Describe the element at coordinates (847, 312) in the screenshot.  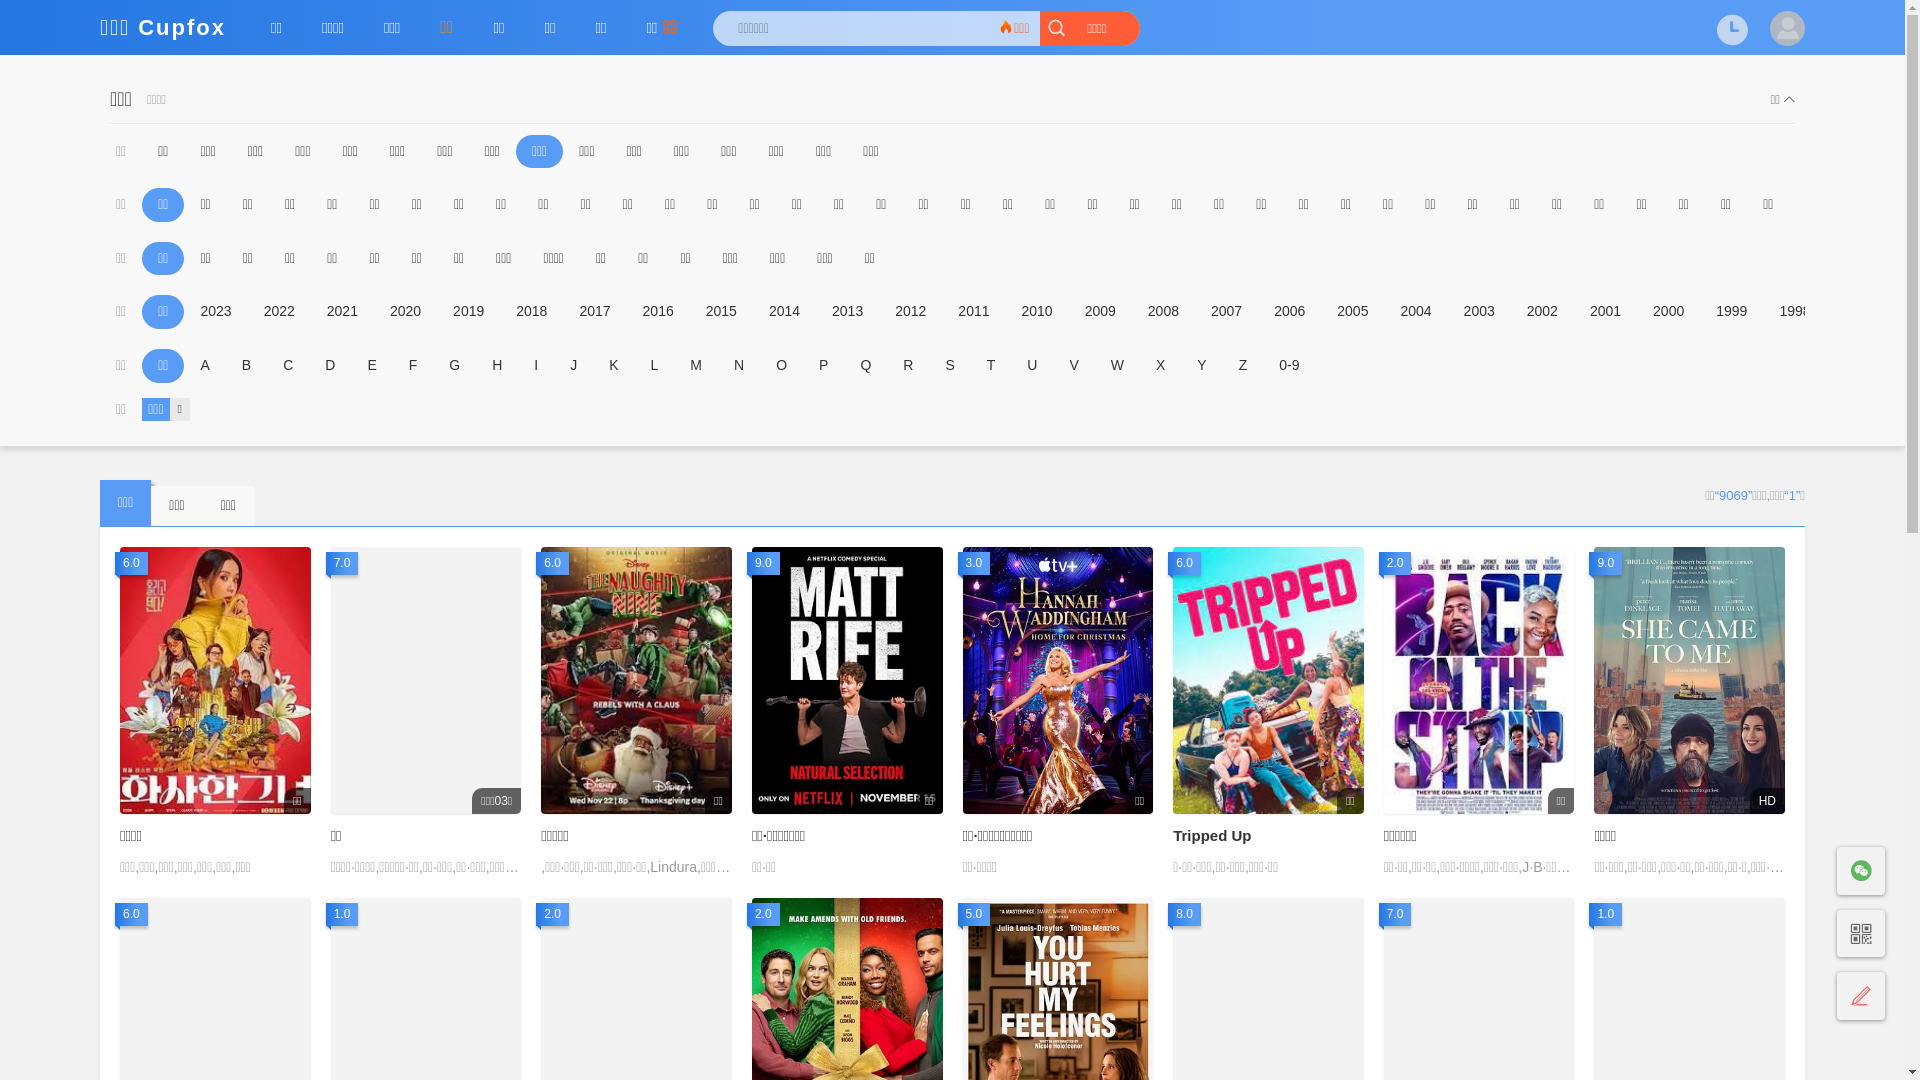
I see `'2013'` at that location.